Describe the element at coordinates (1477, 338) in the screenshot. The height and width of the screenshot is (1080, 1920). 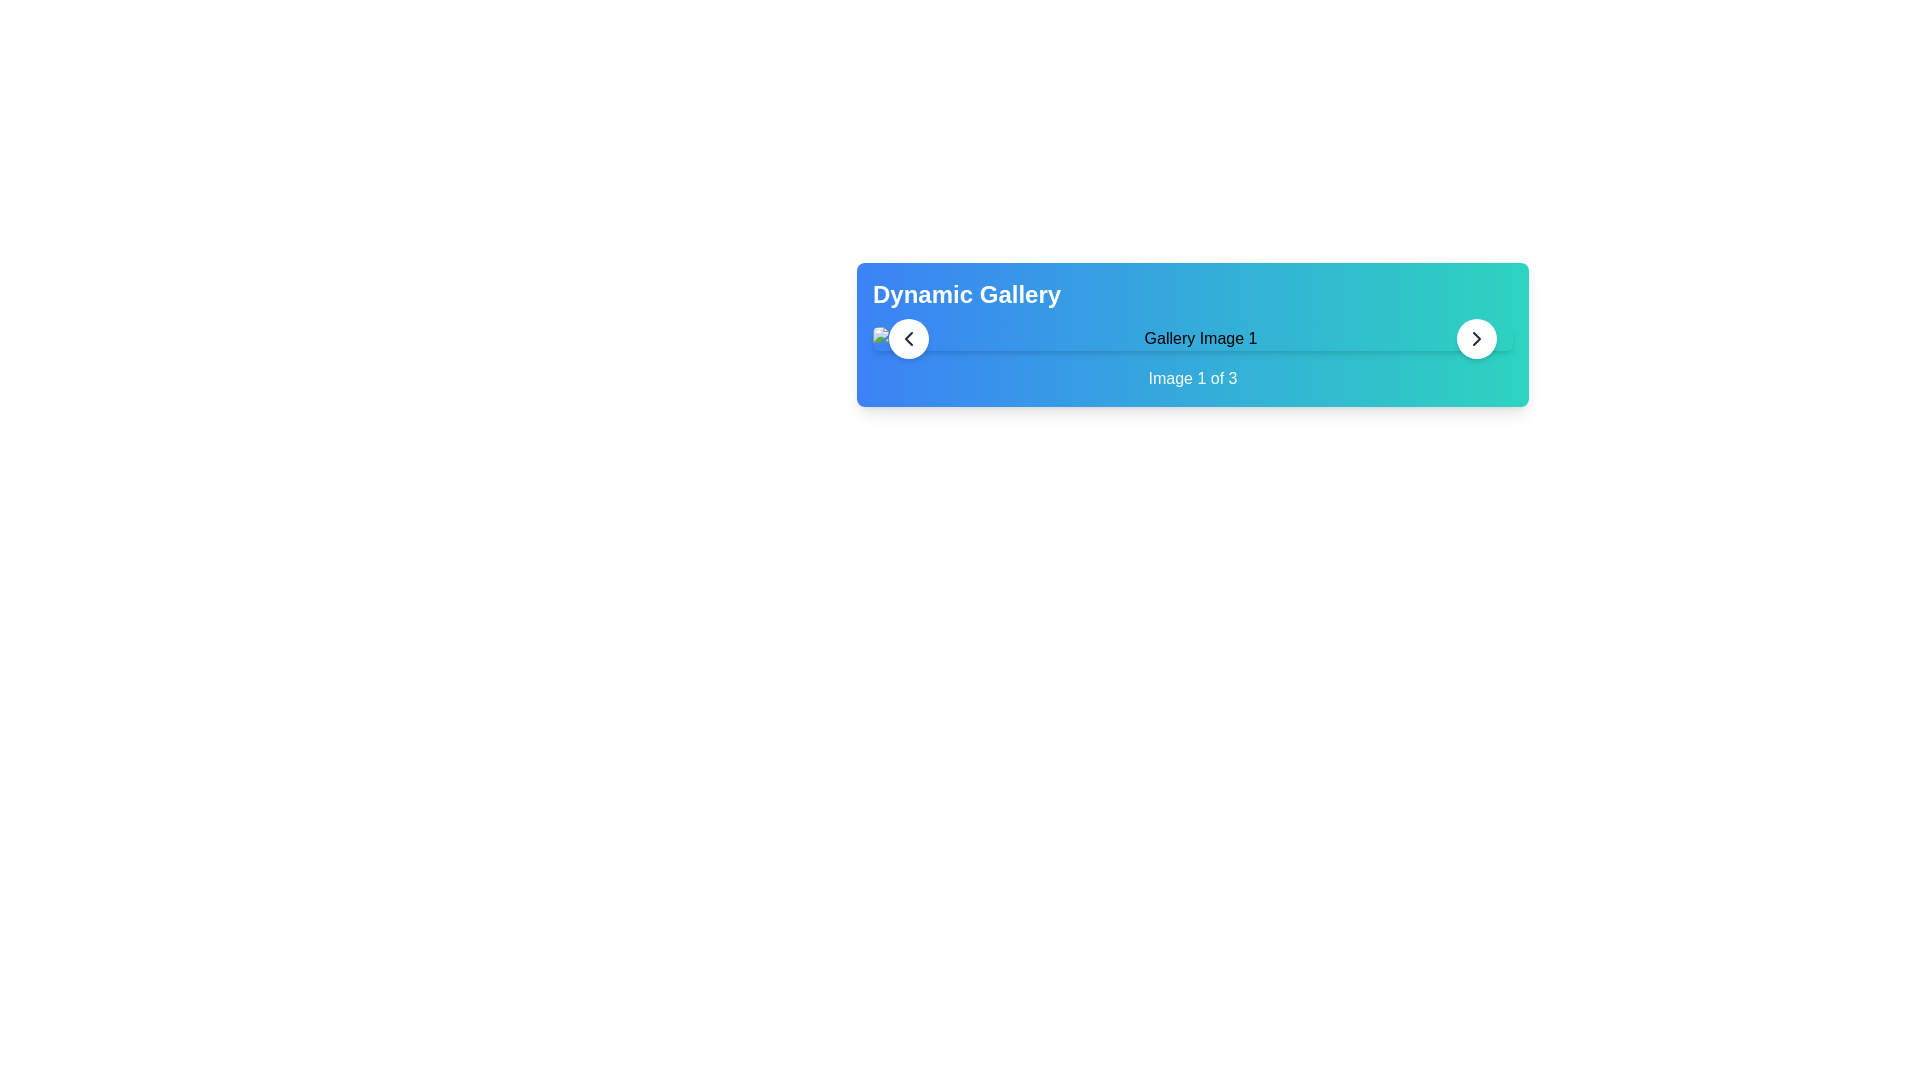
I see `the rightmost button in the horizontal gallery section to activate visual feedback` at that location.